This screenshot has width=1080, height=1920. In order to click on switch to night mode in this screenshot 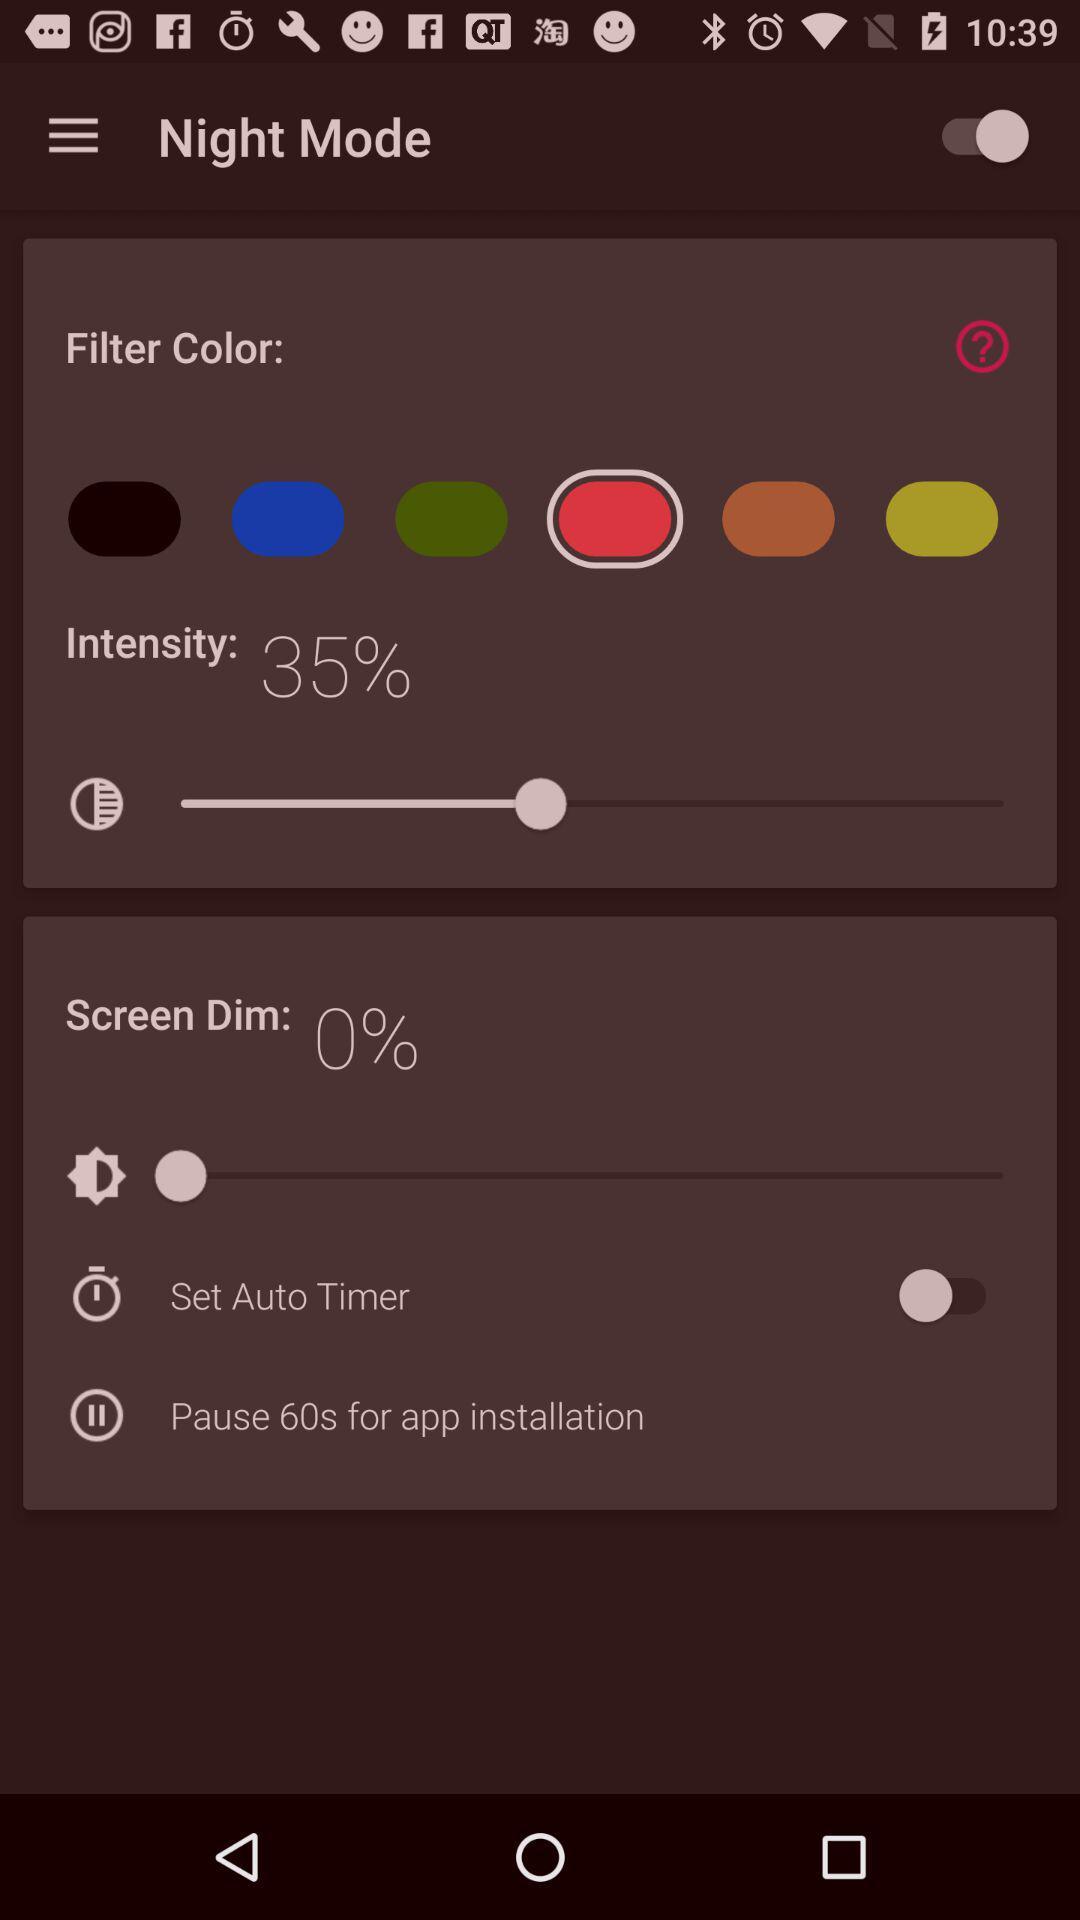, I will do `click(974, 135)`.